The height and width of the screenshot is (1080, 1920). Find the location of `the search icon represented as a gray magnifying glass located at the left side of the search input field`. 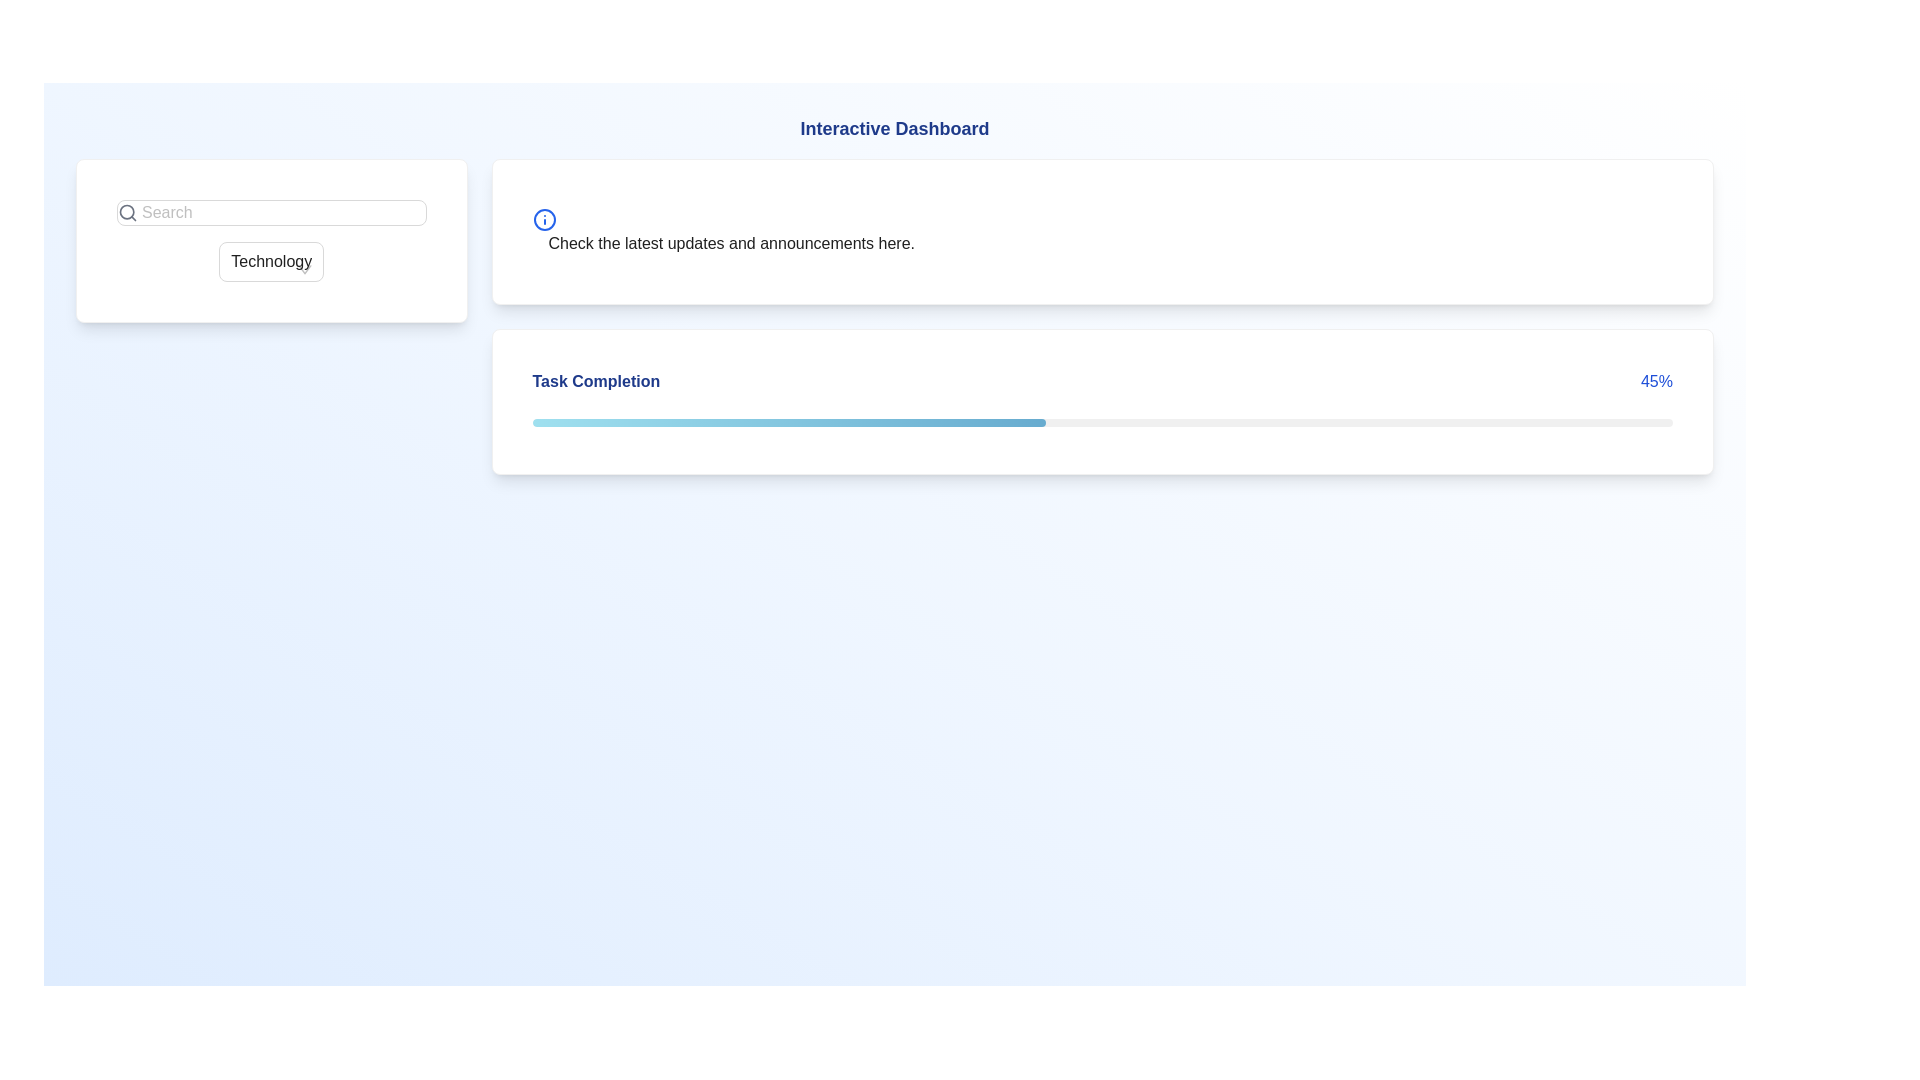

the search icon represented as a gray magnifying glass located at the left side of the search input field is located at coordinates (127, 212).